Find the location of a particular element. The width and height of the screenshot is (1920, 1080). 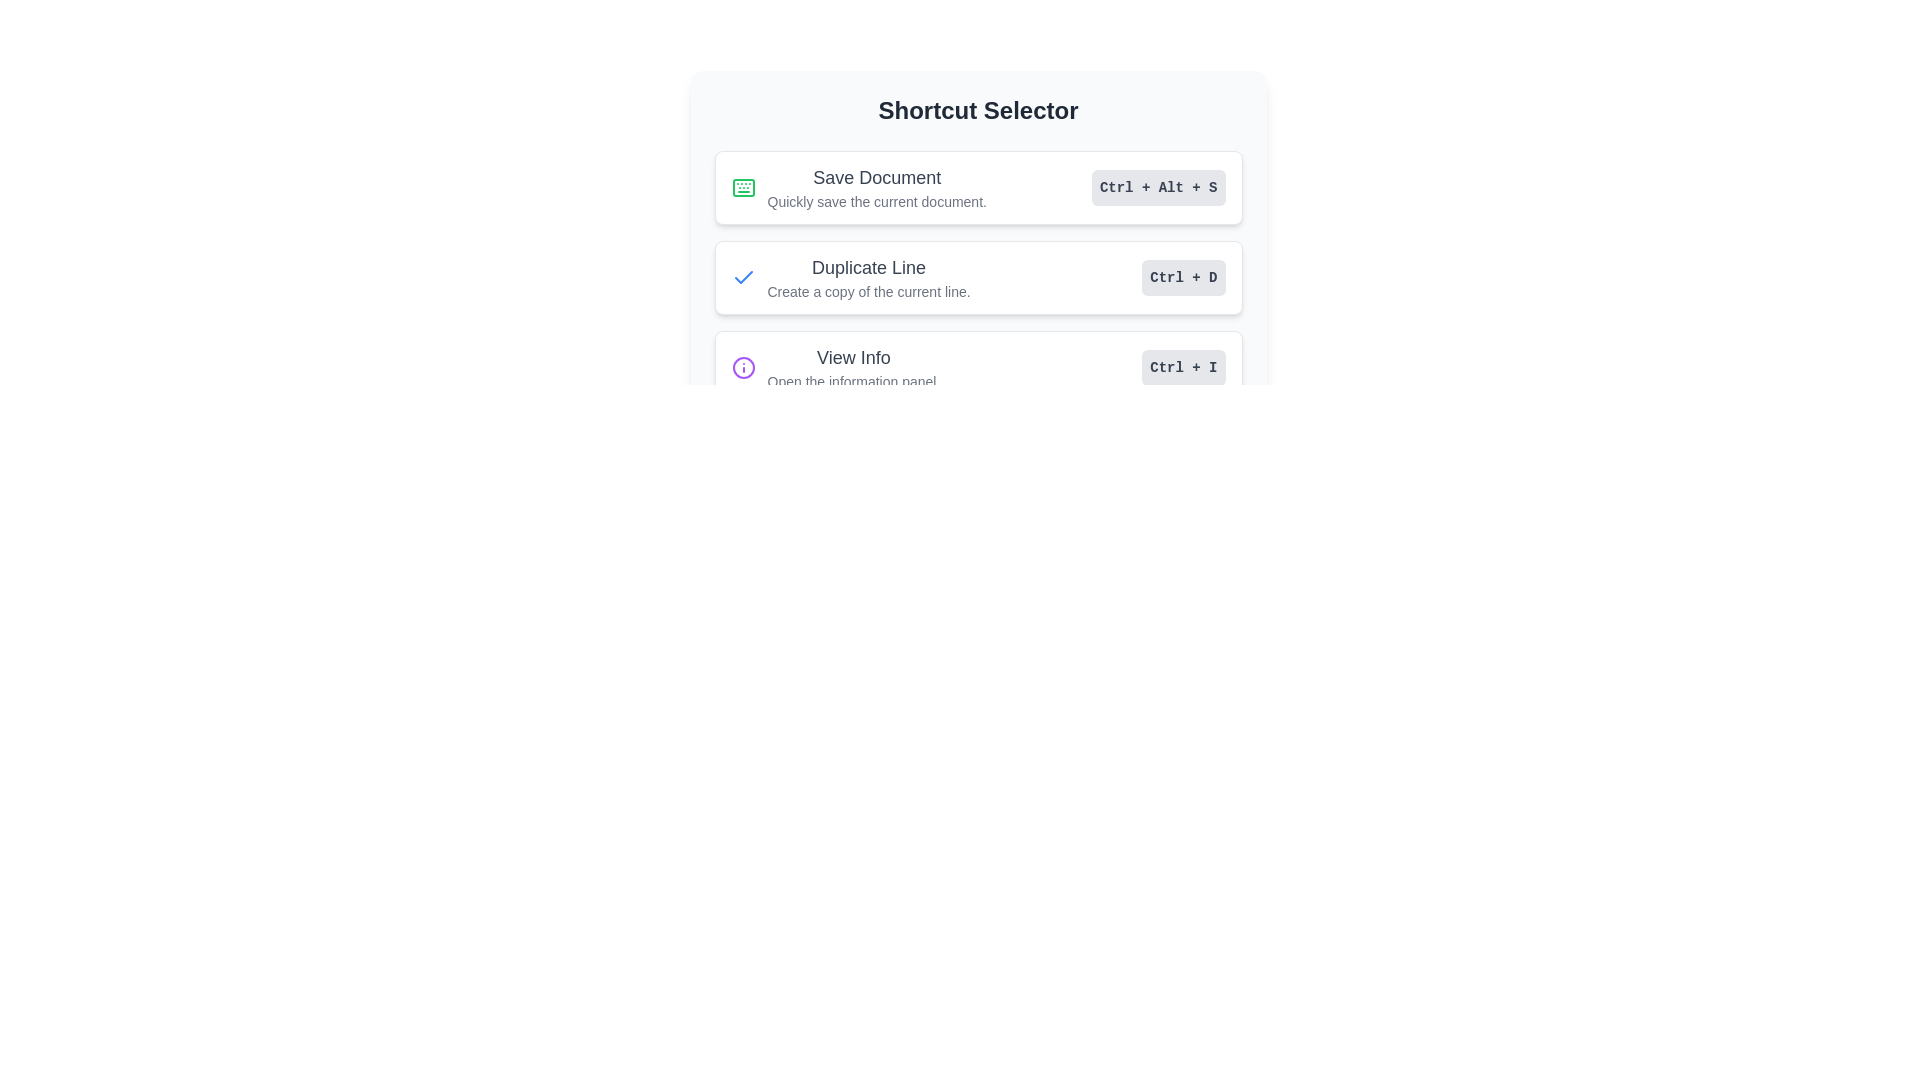

the icon that indicates the selected or activated state of the 'Duplicate Line' option is located at coordinates (742, 277).